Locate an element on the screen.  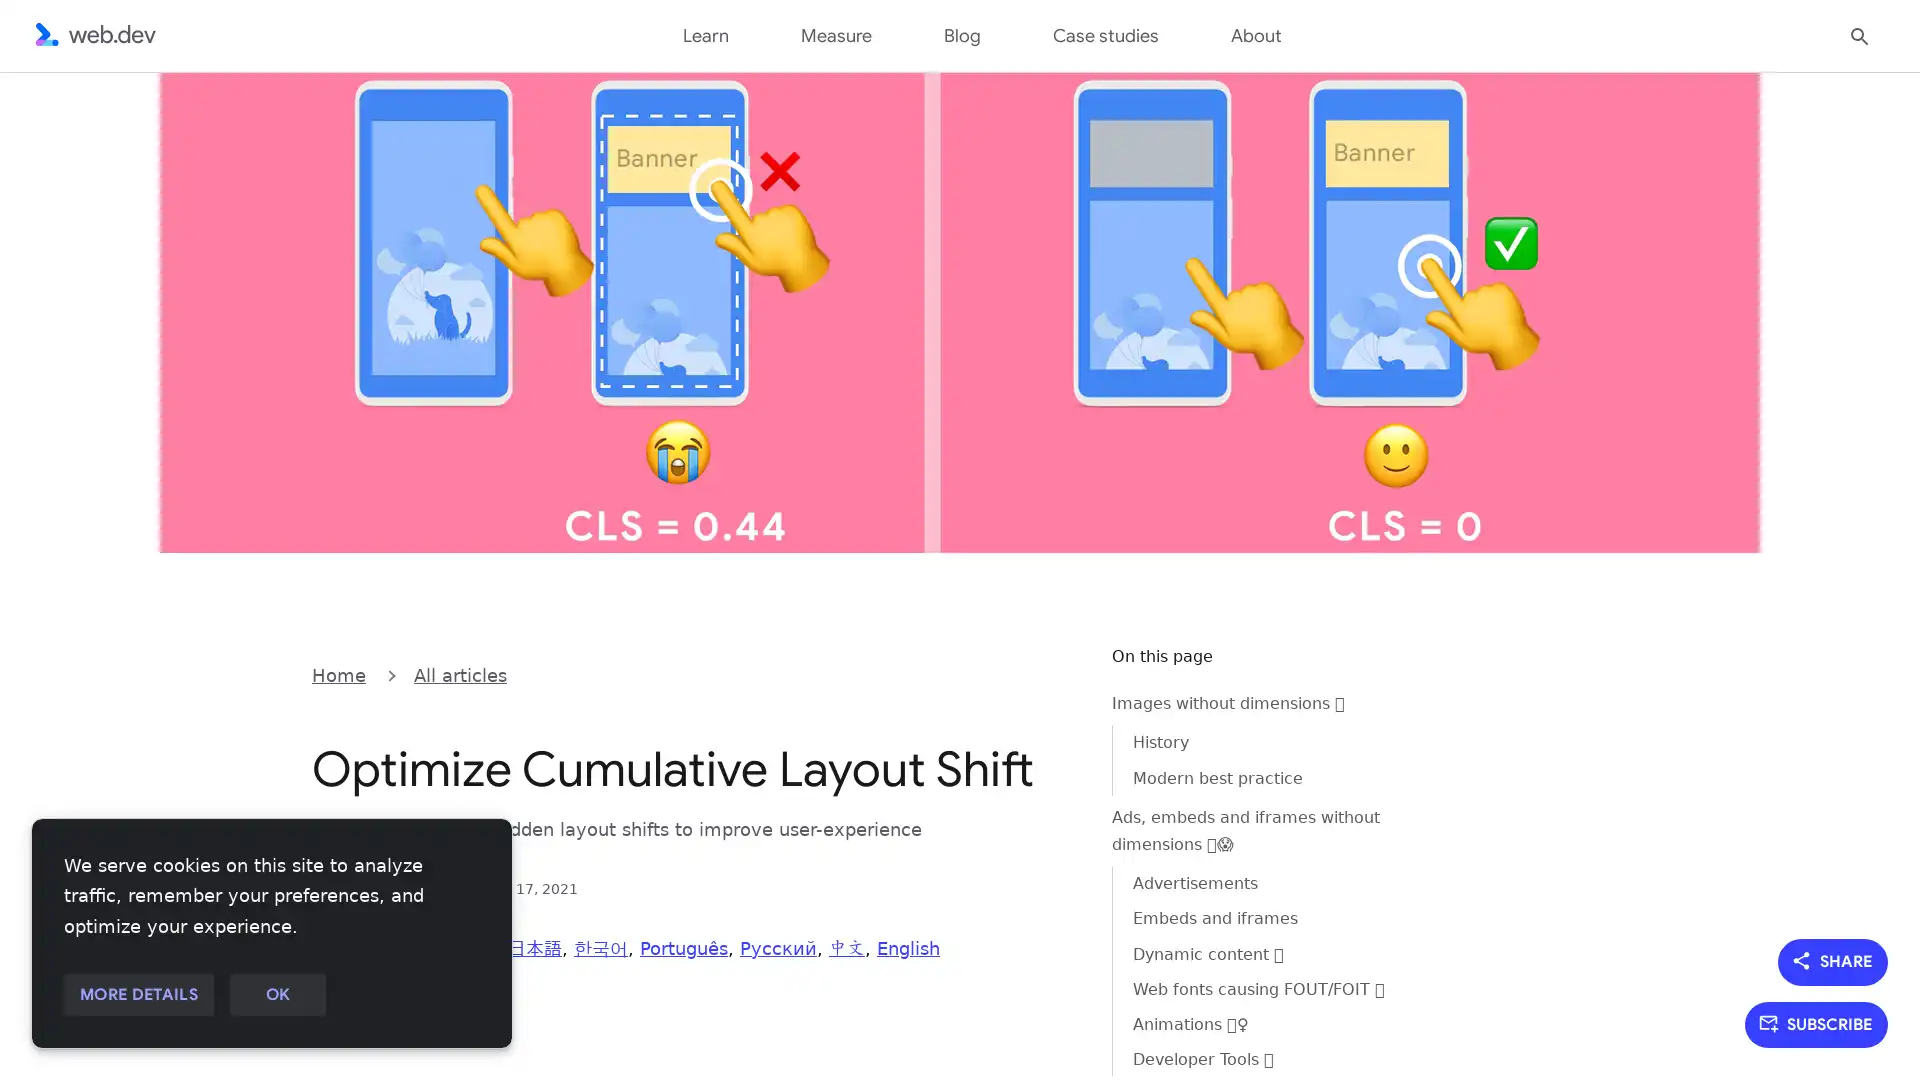
OK is located at coordinates (276, 995).